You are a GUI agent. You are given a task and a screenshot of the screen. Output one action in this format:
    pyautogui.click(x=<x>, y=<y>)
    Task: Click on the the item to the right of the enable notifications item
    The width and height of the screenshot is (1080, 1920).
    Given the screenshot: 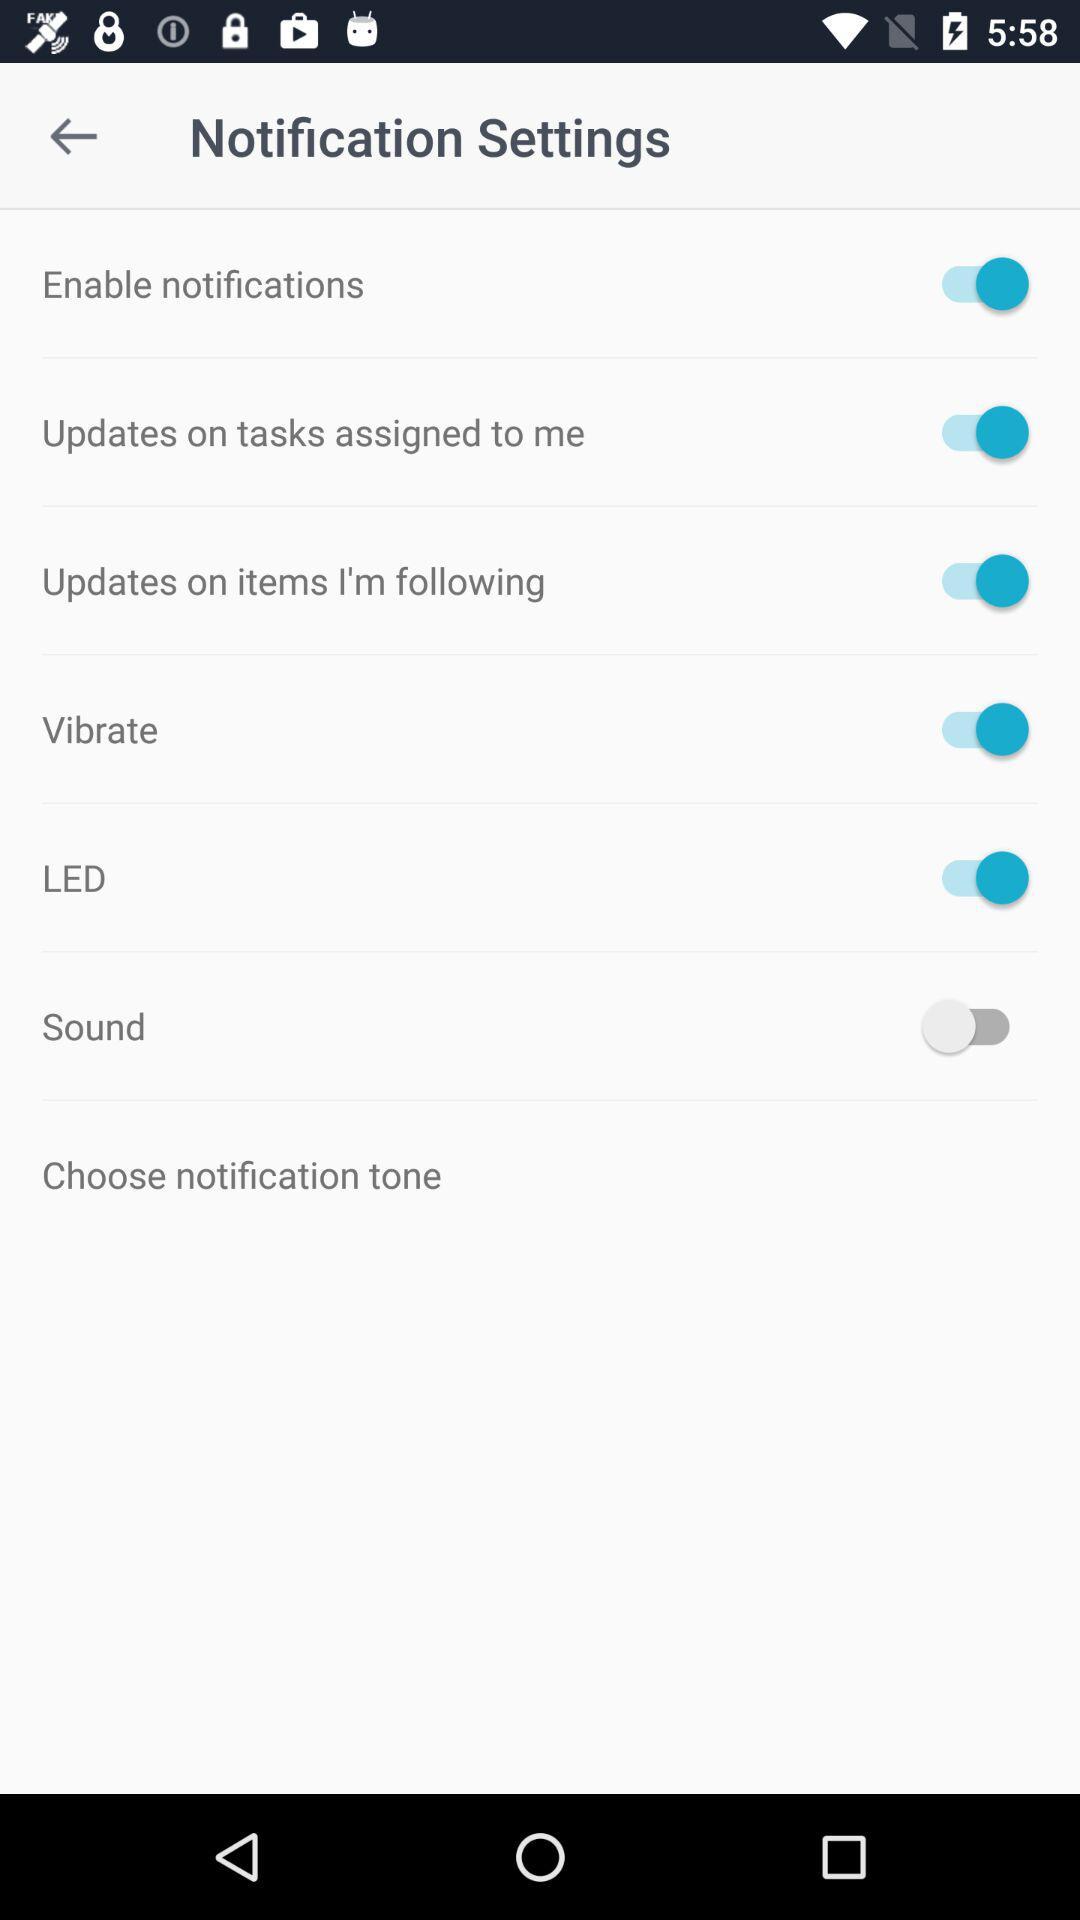 What is the action you would take?
    pyautogui.click(x=974, y=282)
    